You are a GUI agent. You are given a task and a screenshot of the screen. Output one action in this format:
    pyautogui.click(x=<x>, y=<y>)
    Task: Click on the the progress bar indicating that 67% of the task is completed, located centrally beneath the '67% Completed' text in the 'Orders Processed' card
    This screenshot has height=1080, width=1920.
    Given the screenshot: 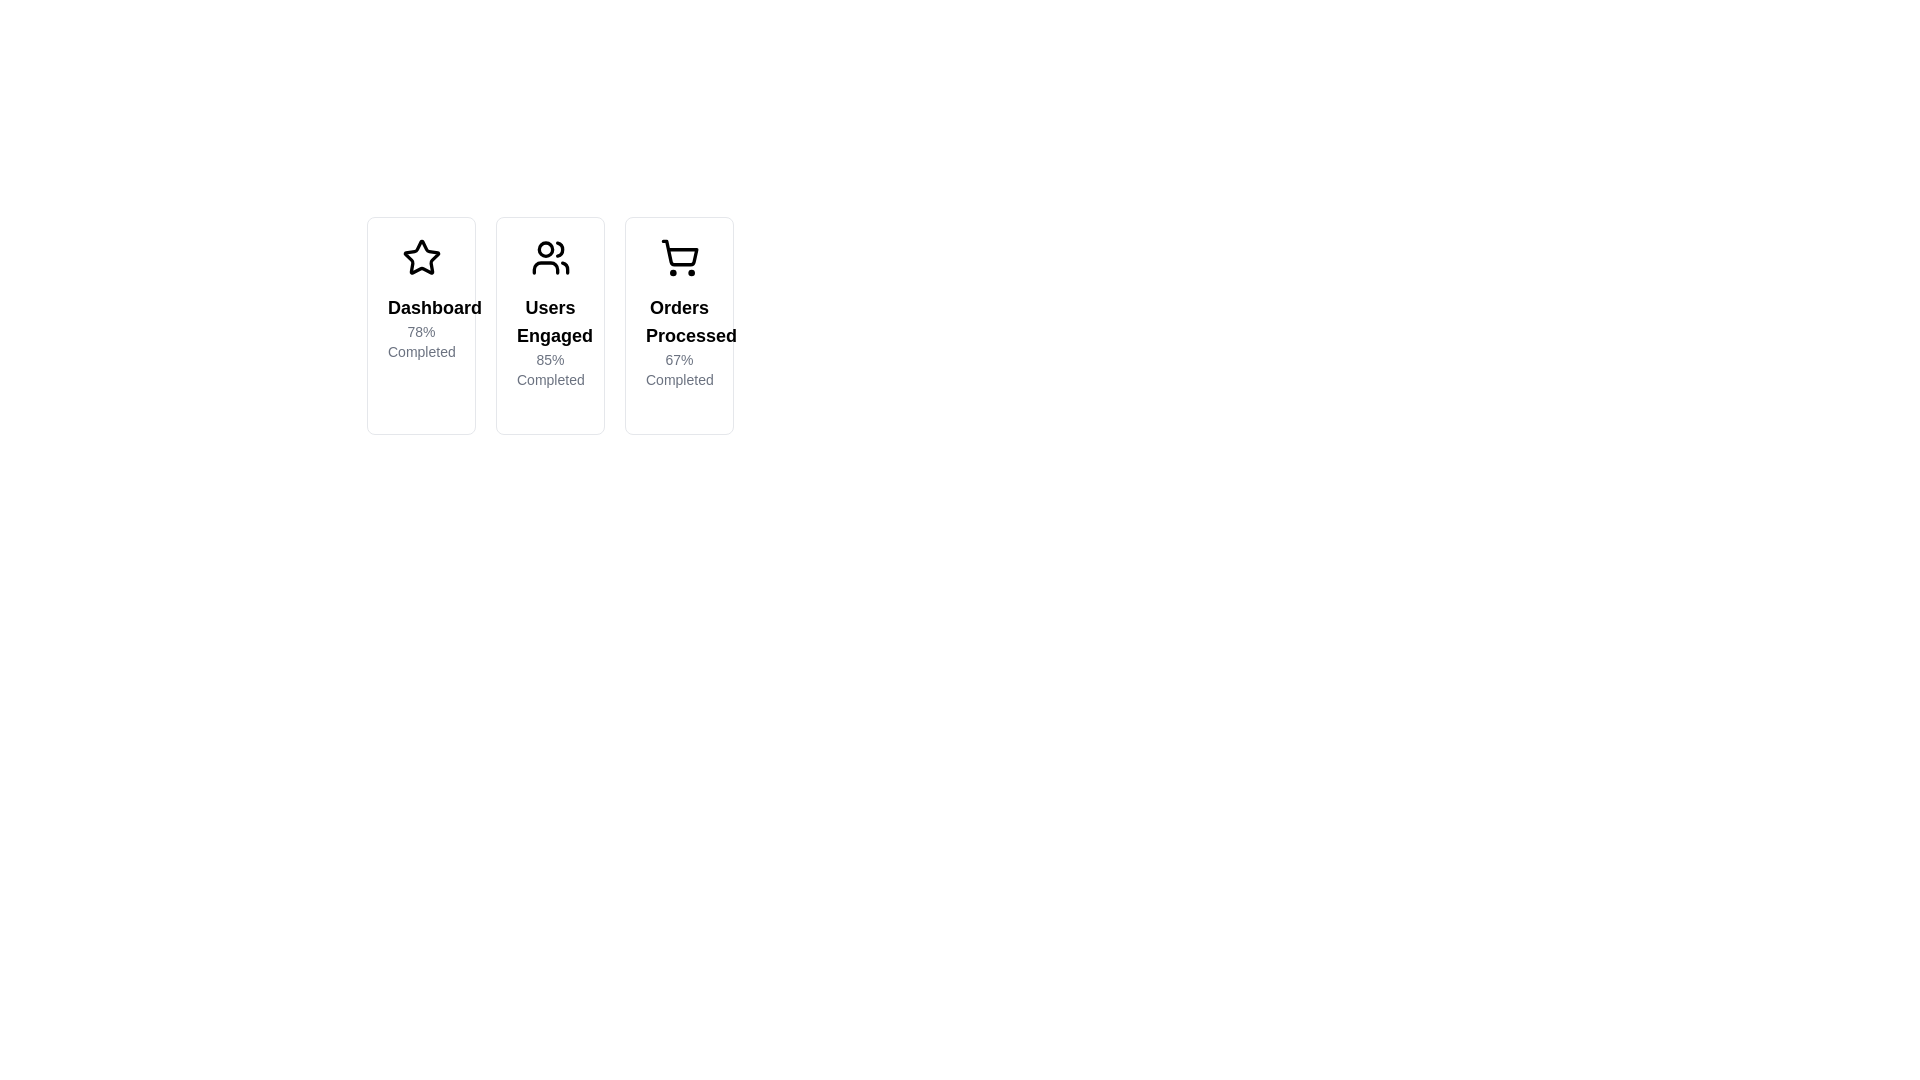 What is the action you would take?
    pyautogui.click(x=668, y=408)
    